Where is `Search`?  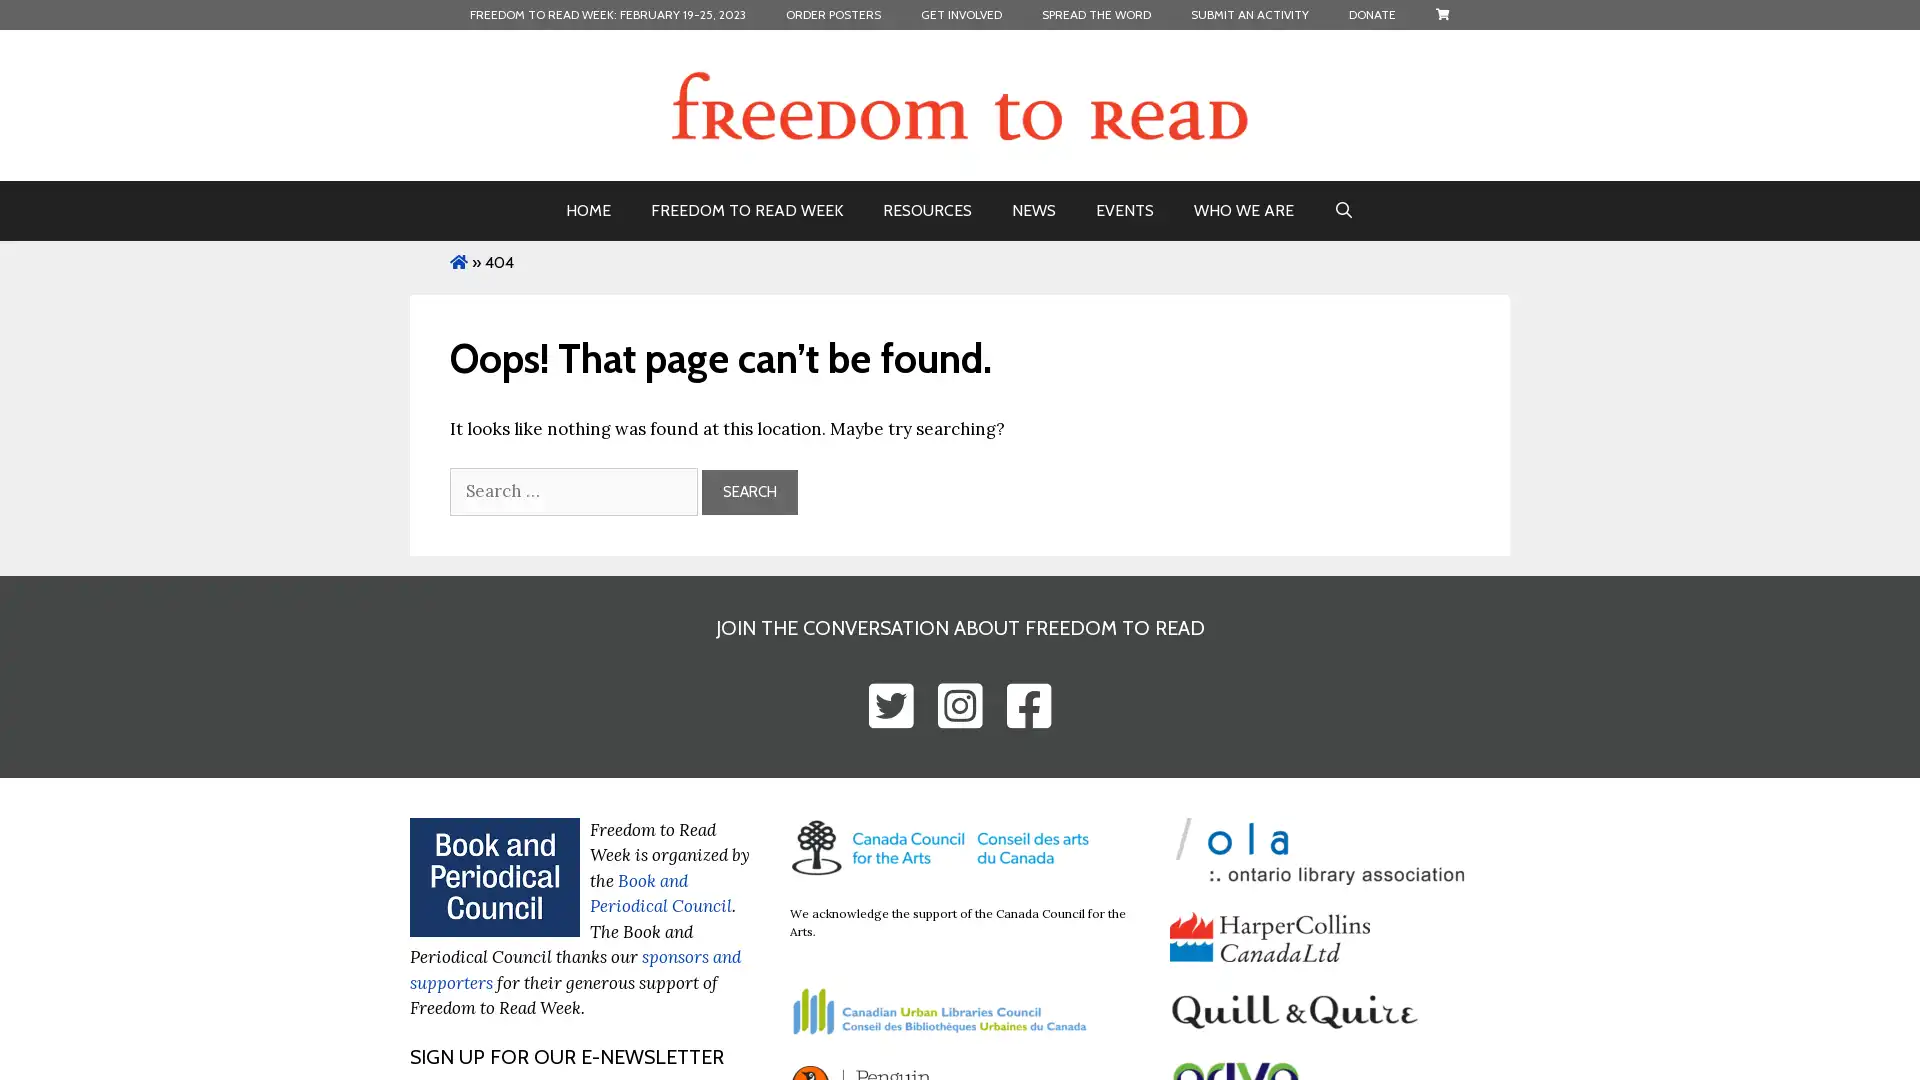 Search is located at coordinates (748, 492).